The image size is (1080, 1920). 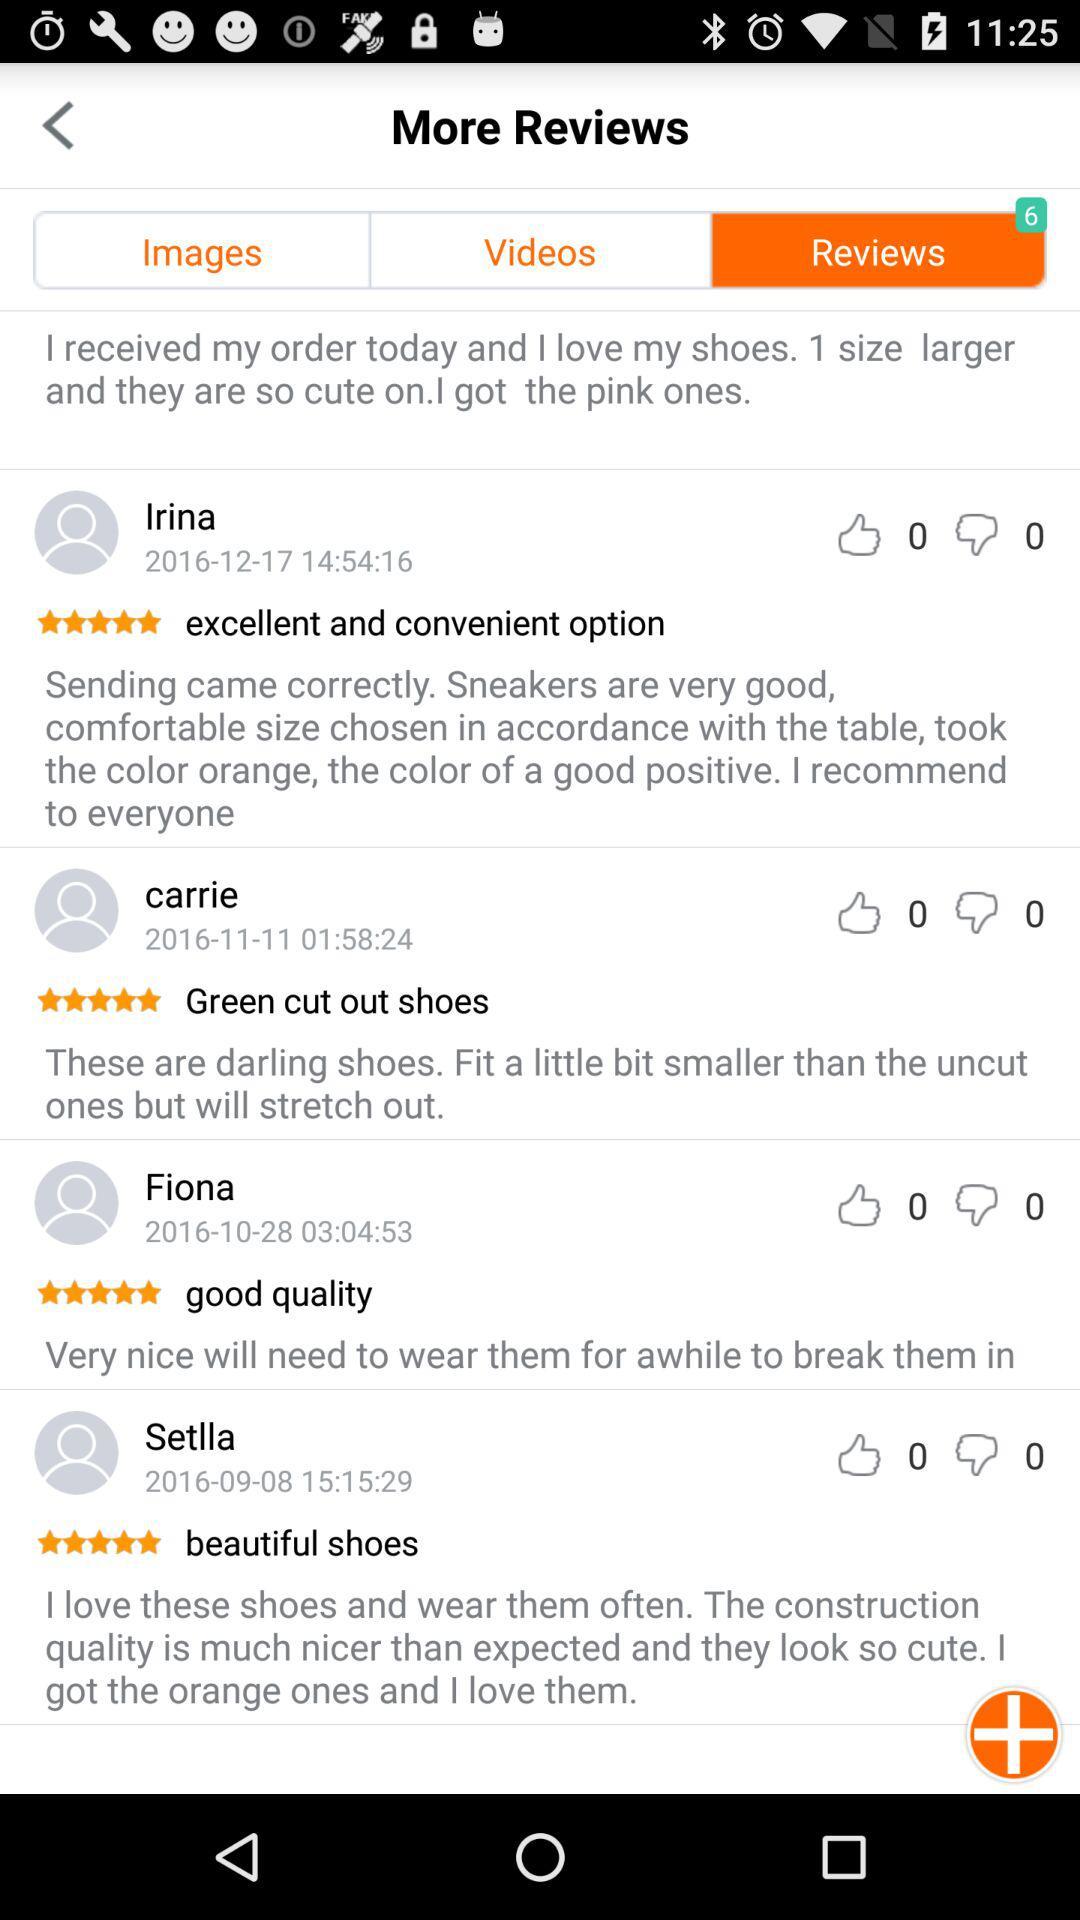 What do you see at coordinates (278, 1480) in the screenshot?
I see `the 2016 09 08 icon` at bounding box center [278, 1480].